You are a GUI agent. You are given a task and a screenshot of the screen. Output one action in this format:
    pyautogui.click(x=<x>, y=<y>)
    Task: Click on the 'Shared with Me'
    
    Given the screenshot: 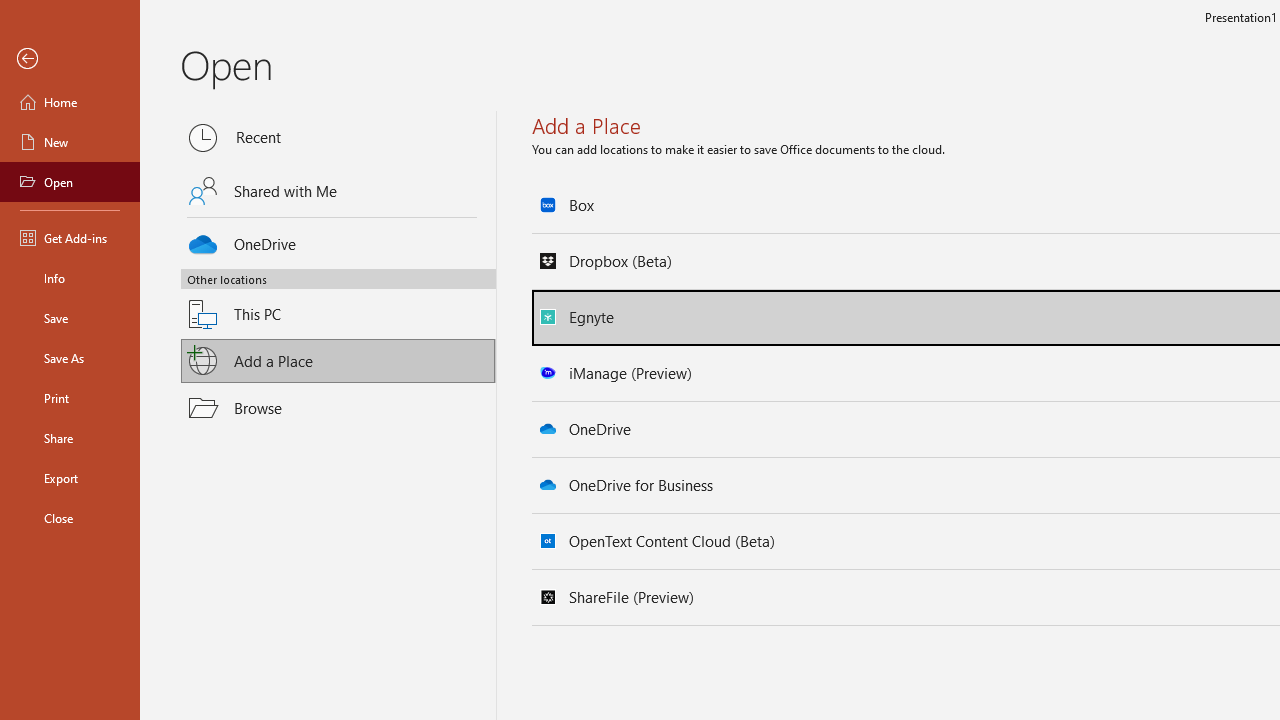 What is the action you would take?
    pyautogui.click(x=338, y=191)
    